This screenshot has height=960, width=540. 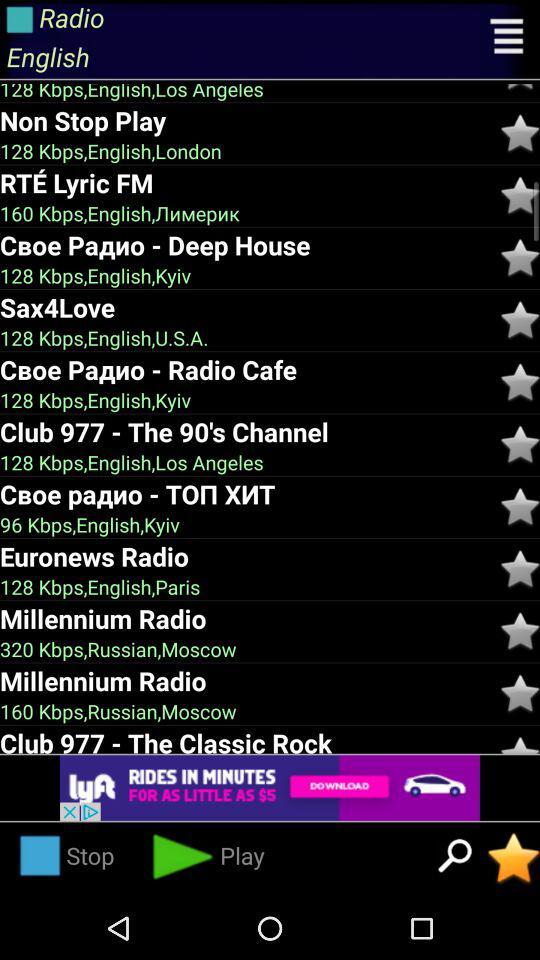 I want to click on rate star, so click(x=520, y=257).